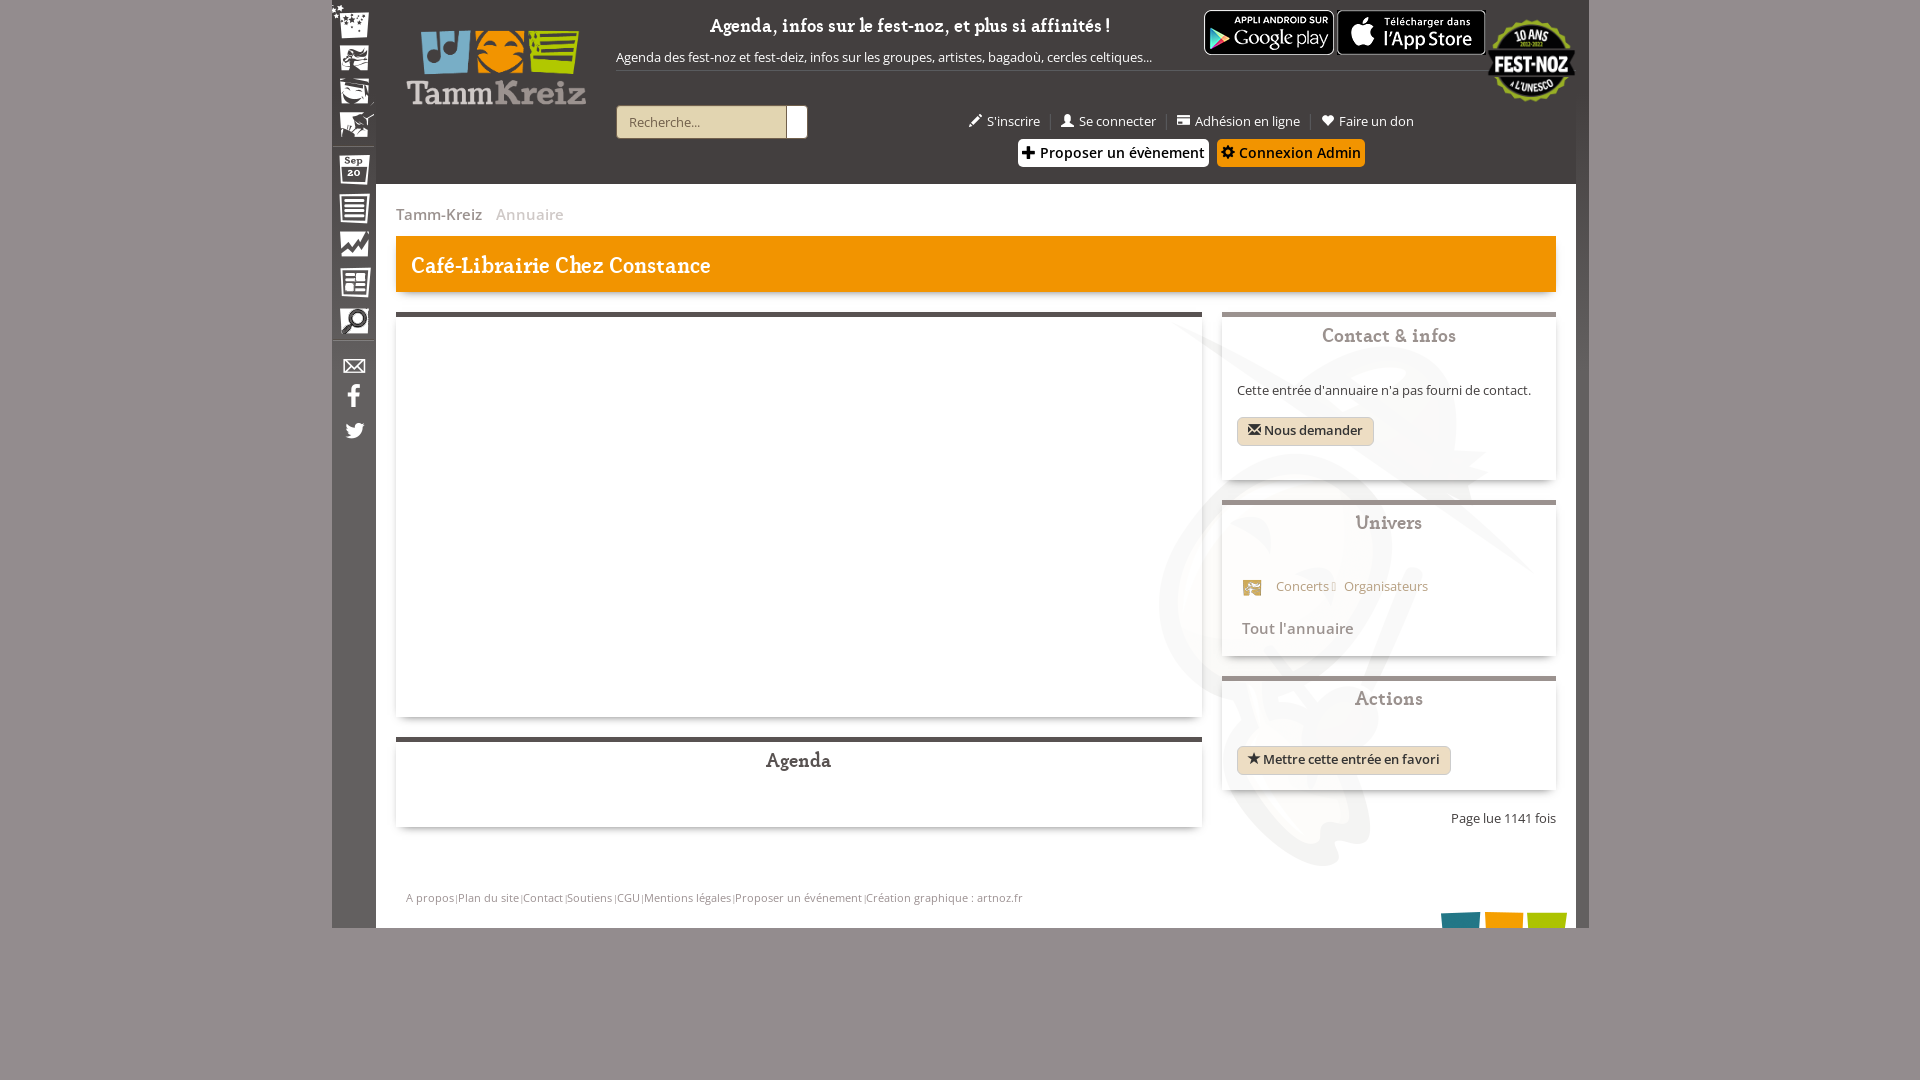 This screenshot has width=1920, height=1080. Describe the element at coordinates (616, 896) in the screenshot. I see `'CGU'` at that location.